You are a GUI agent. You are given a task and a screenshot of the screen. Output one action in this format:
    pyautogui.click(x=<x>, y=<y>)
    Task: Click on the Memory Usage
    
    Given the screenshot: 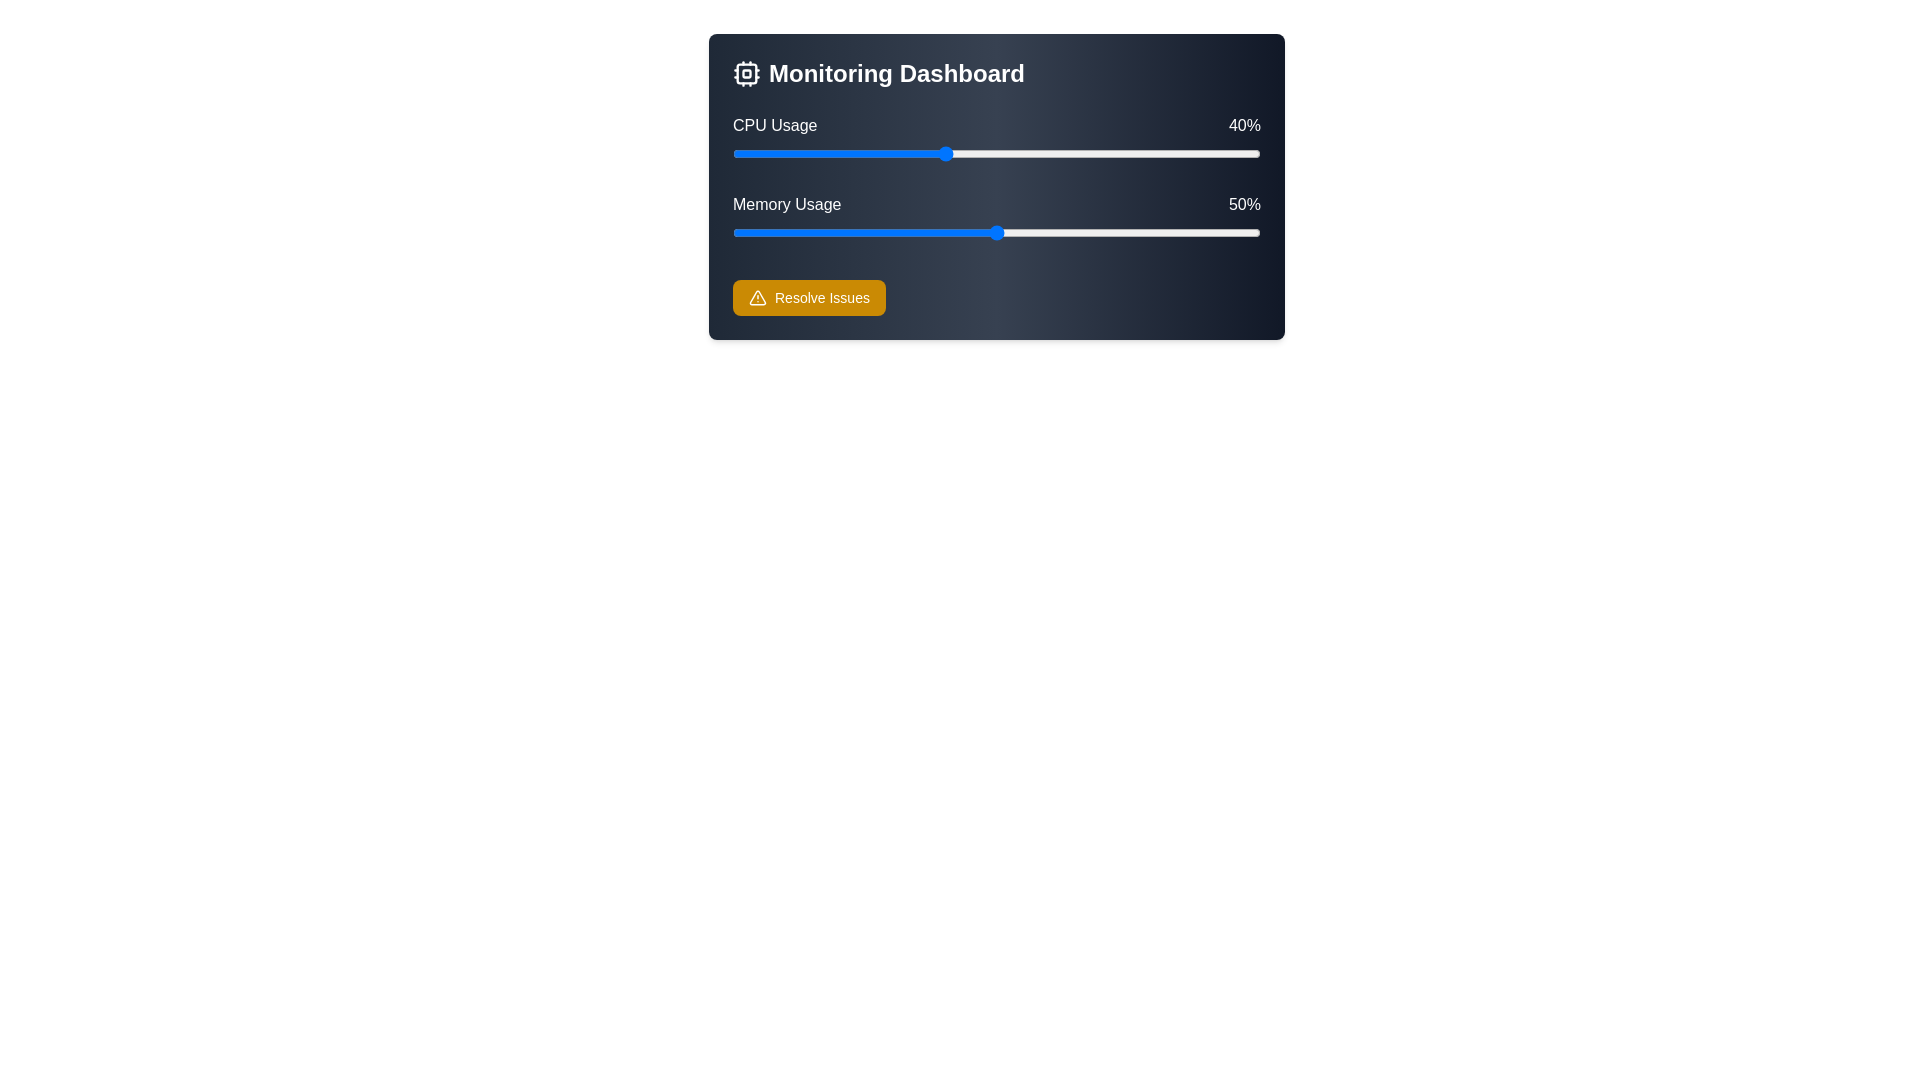 What is the action you would take?
    pyautogui.click(x=1123, y=231)
    